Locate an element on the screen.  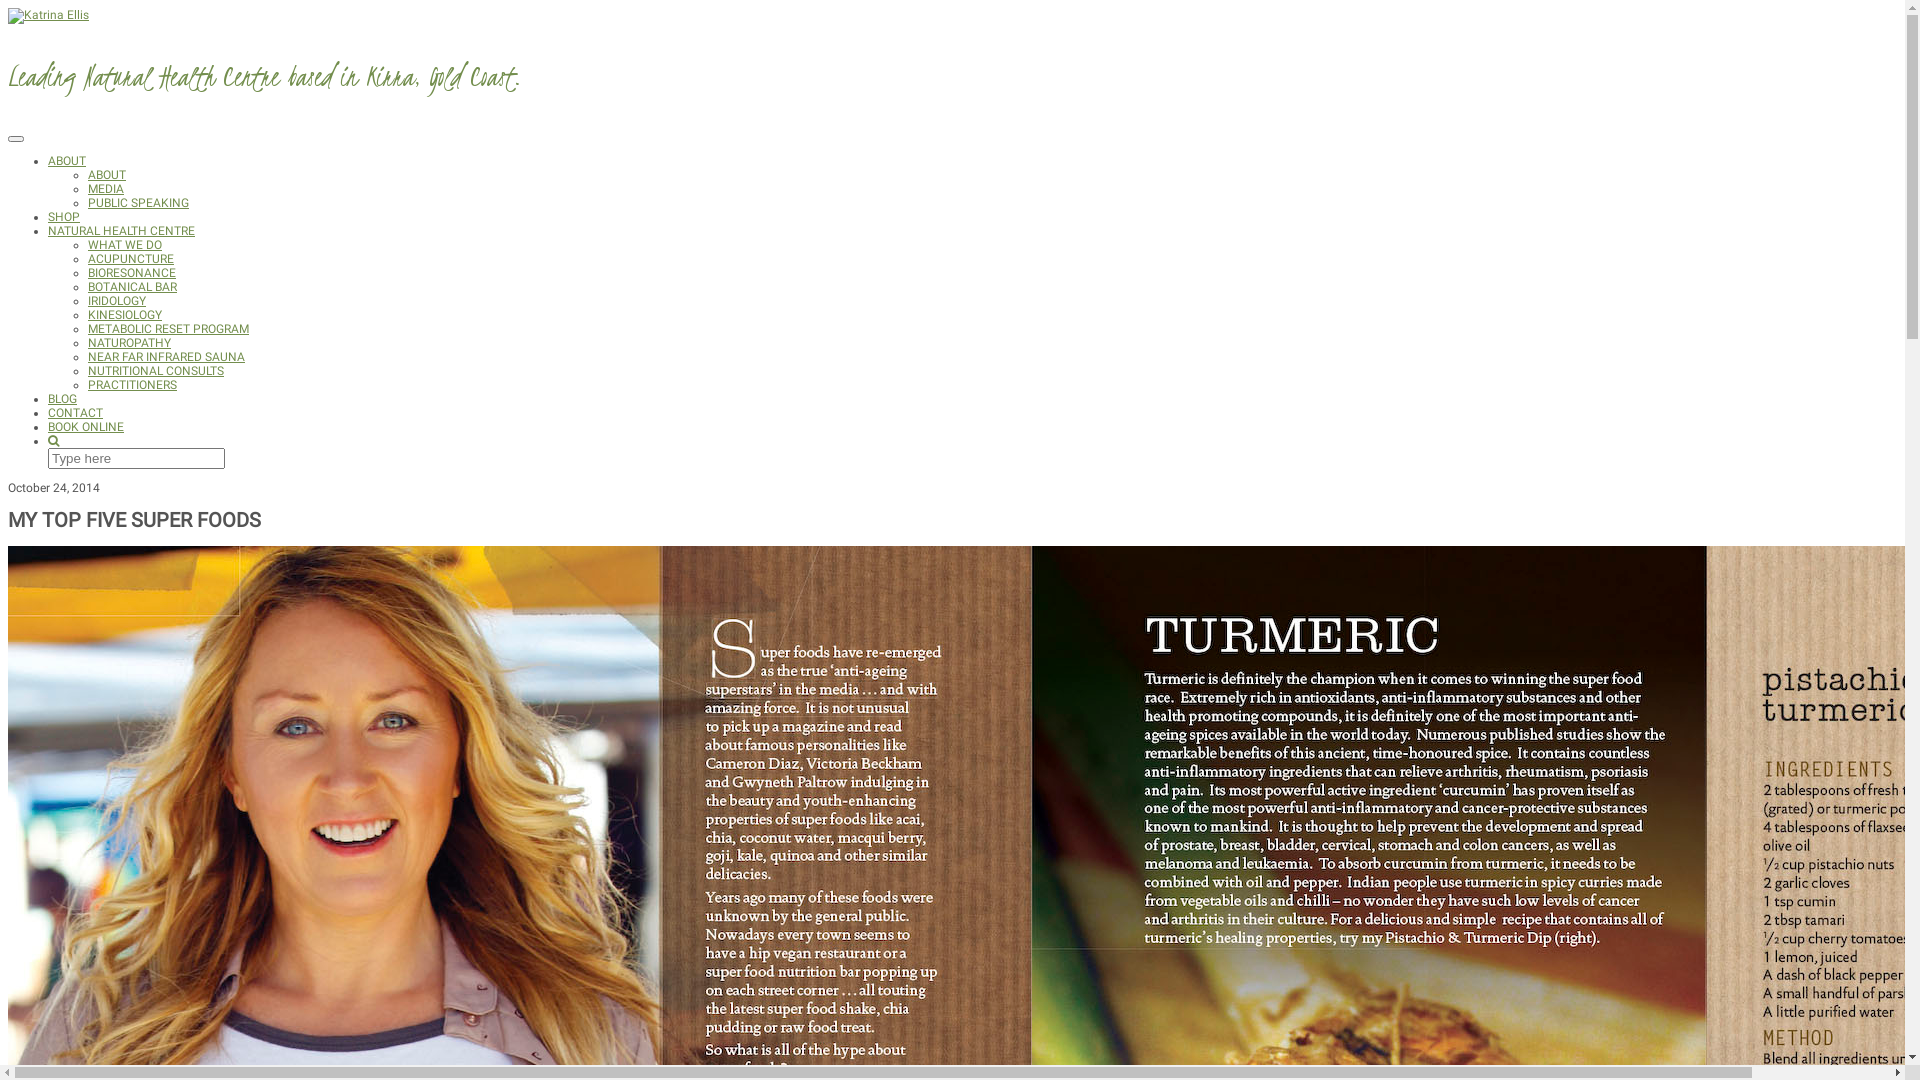
'WHAT WE DO' is located at coordinates (123, 244).